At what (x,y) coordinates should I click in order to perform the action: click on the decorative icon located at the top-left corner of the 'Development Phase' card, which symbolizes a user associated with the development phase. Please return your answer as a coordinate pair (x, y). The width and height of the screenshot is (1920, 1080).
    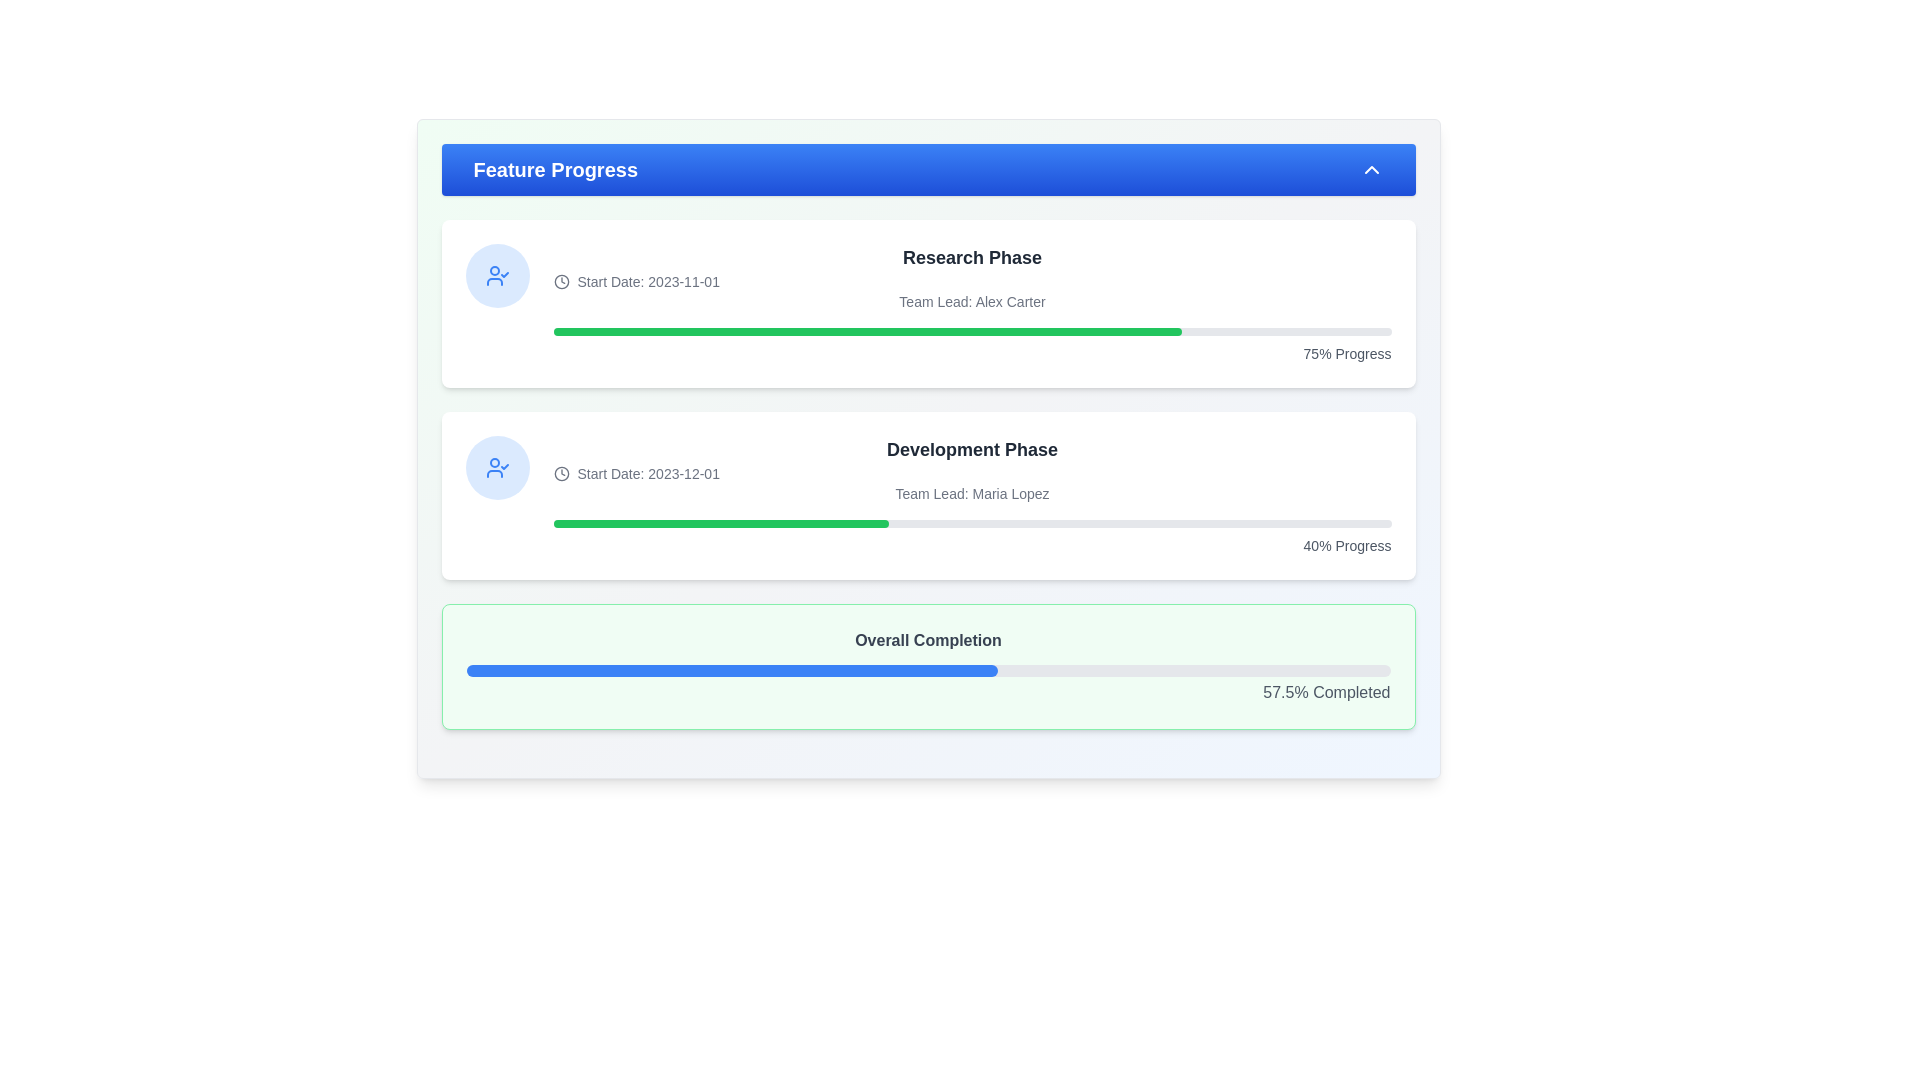
    Looking at the image, I should click on (497, 467).